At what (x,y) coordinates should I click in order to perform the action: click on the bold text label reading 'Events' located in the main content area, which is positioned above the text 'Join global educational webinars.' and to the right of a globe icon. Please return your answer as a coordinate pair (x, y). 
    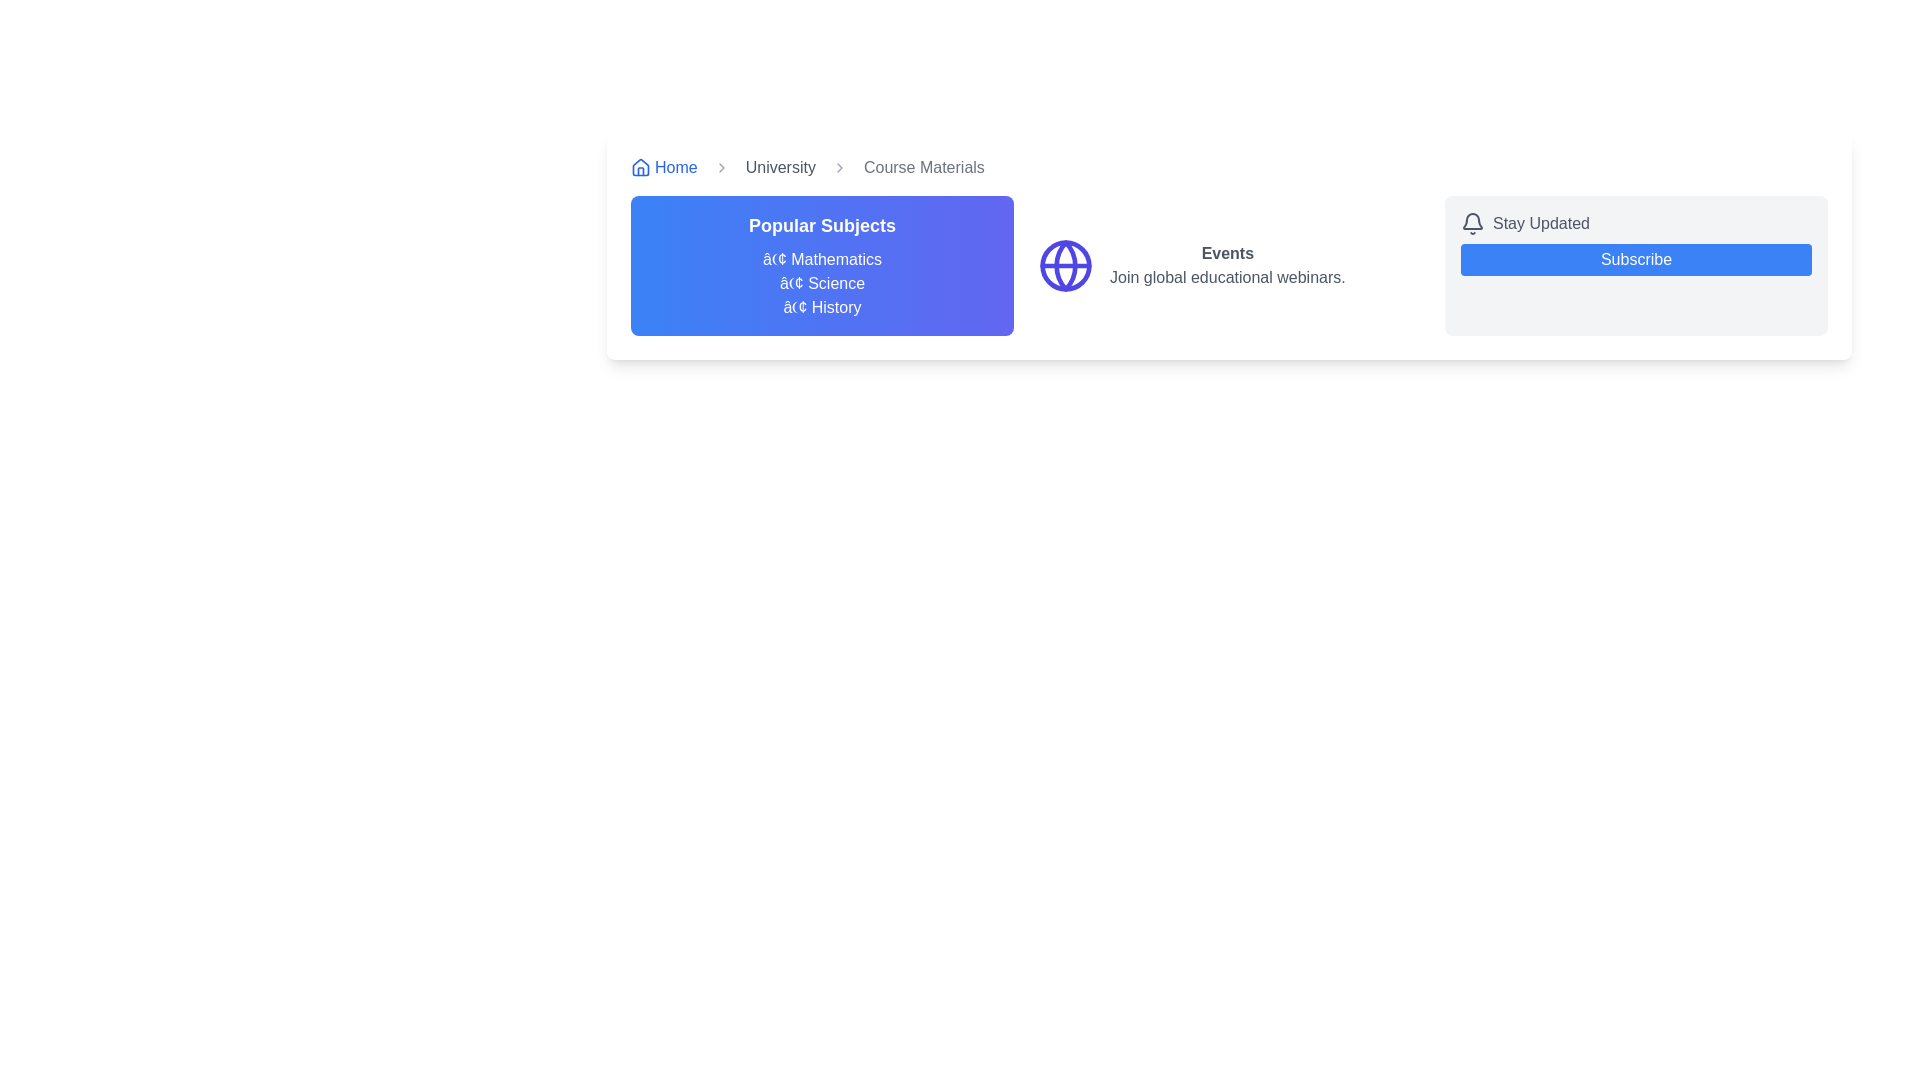
    Looking at the image, I should click on (1226, 253).